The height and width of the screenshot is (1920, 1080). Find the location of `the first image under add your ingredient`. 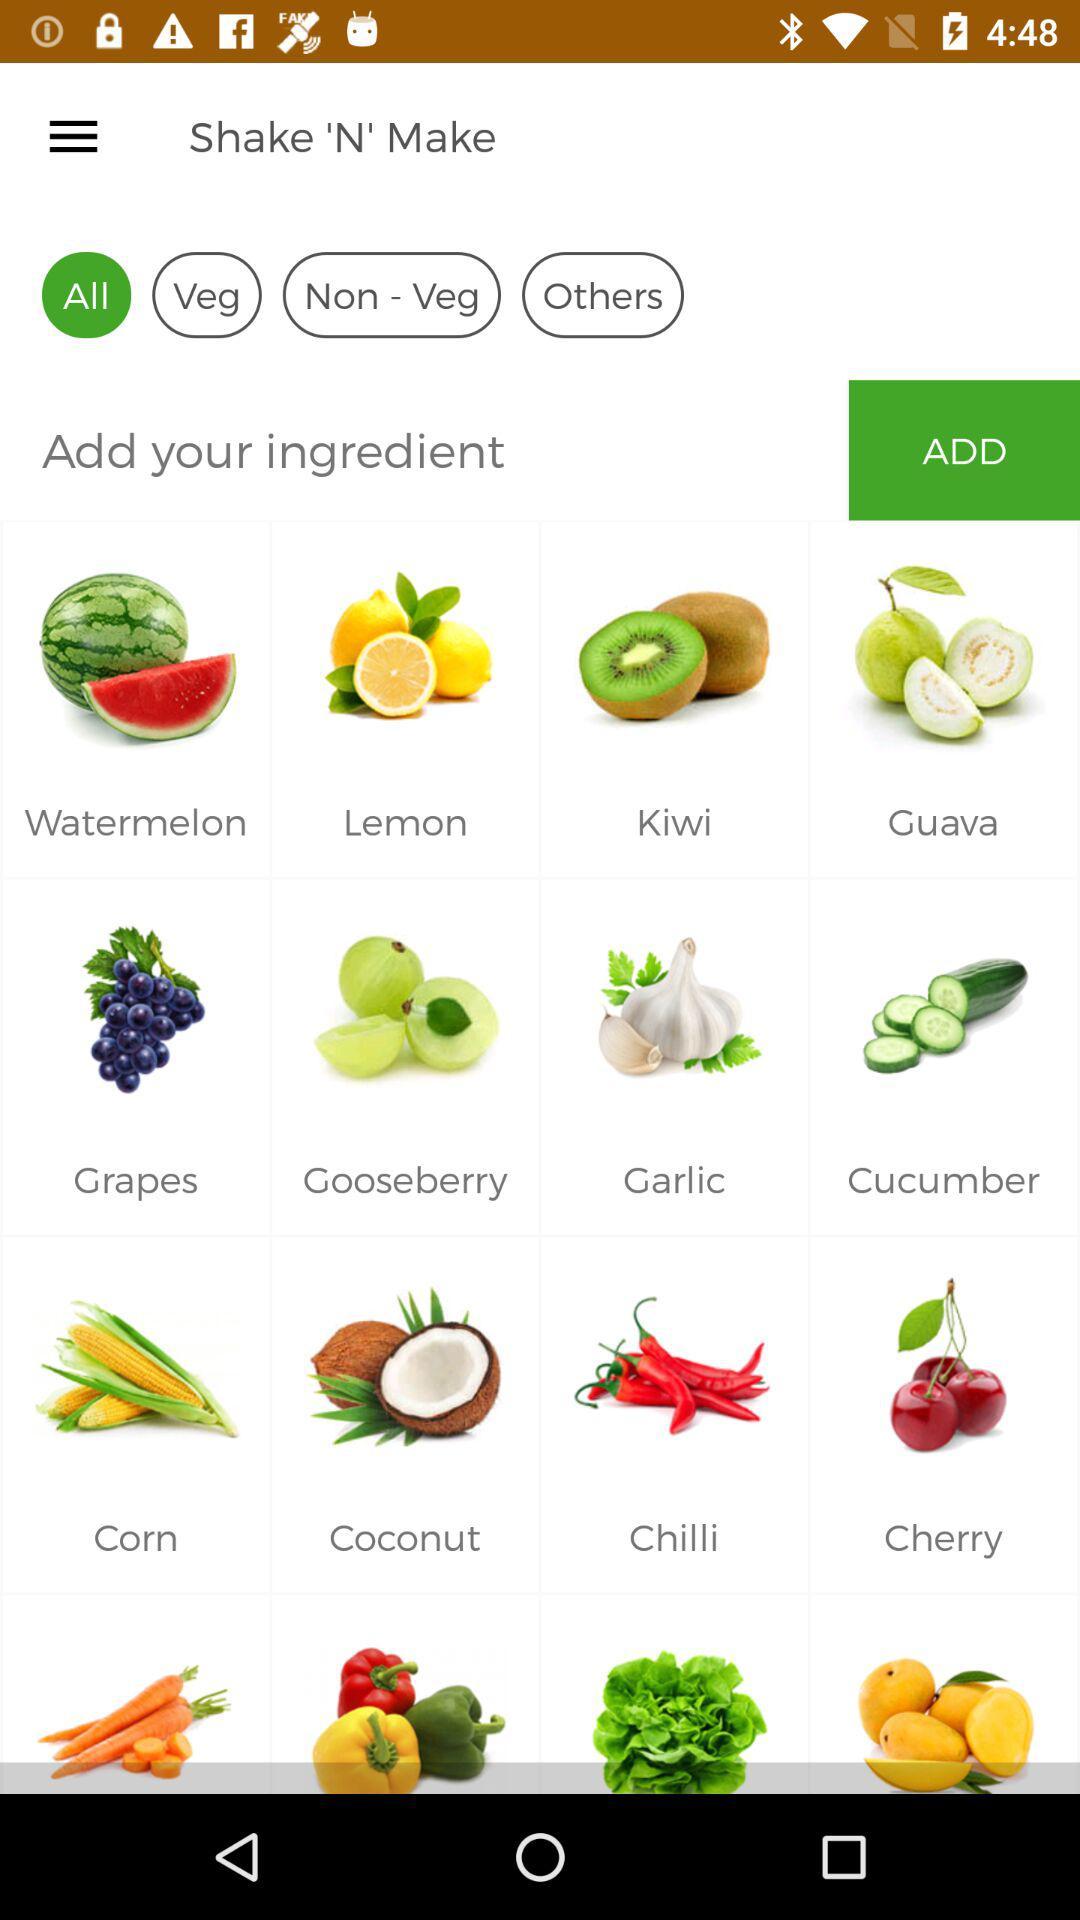

the first image under add your ingredient is located at coordinates (135, 644).